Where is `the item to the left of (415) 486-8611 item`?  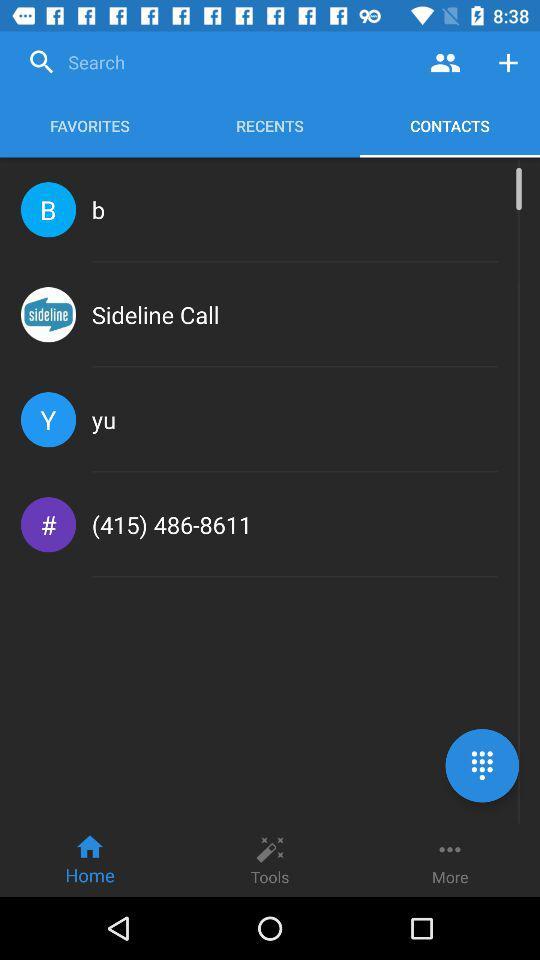
the item to the left of (415) 486-8611 item is located at coordinates (48, 523).